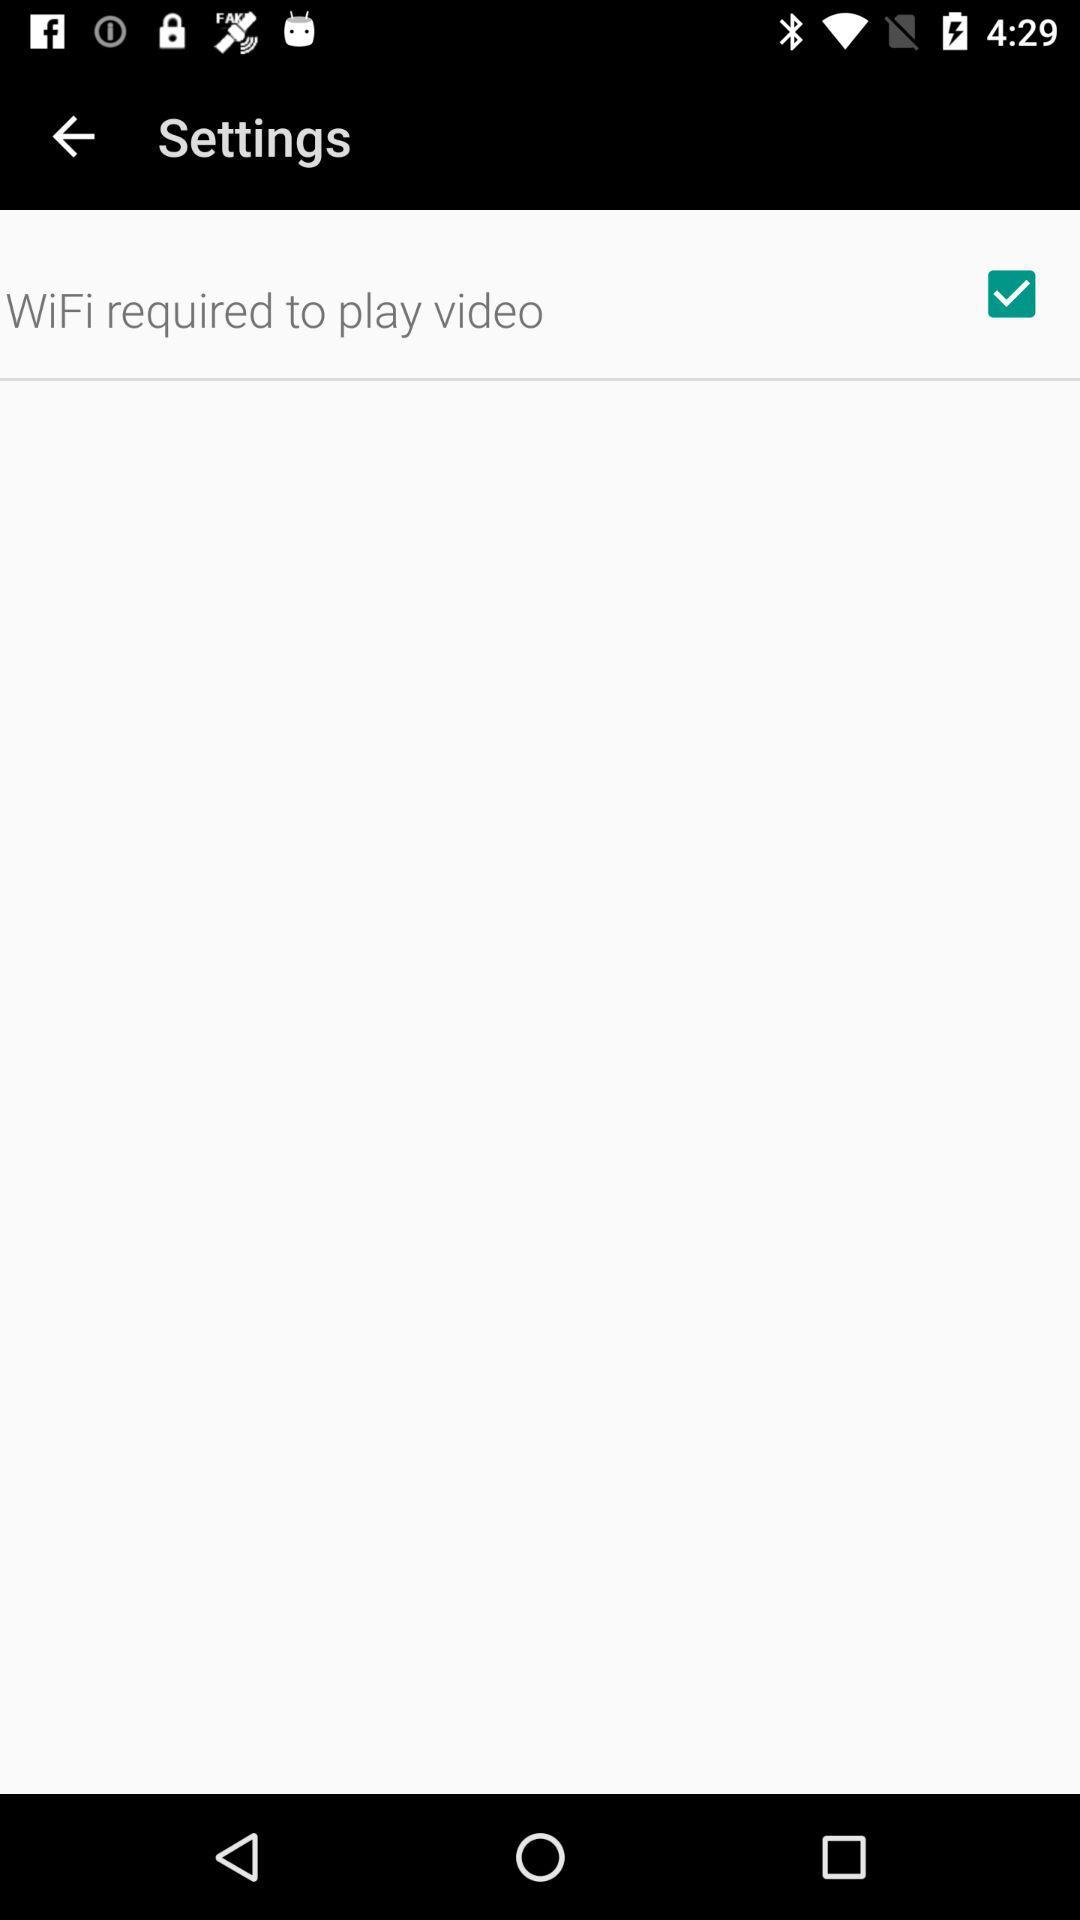  Describe the element at coordinates (72, 135) in the screenshot. I see `go back` at that location.